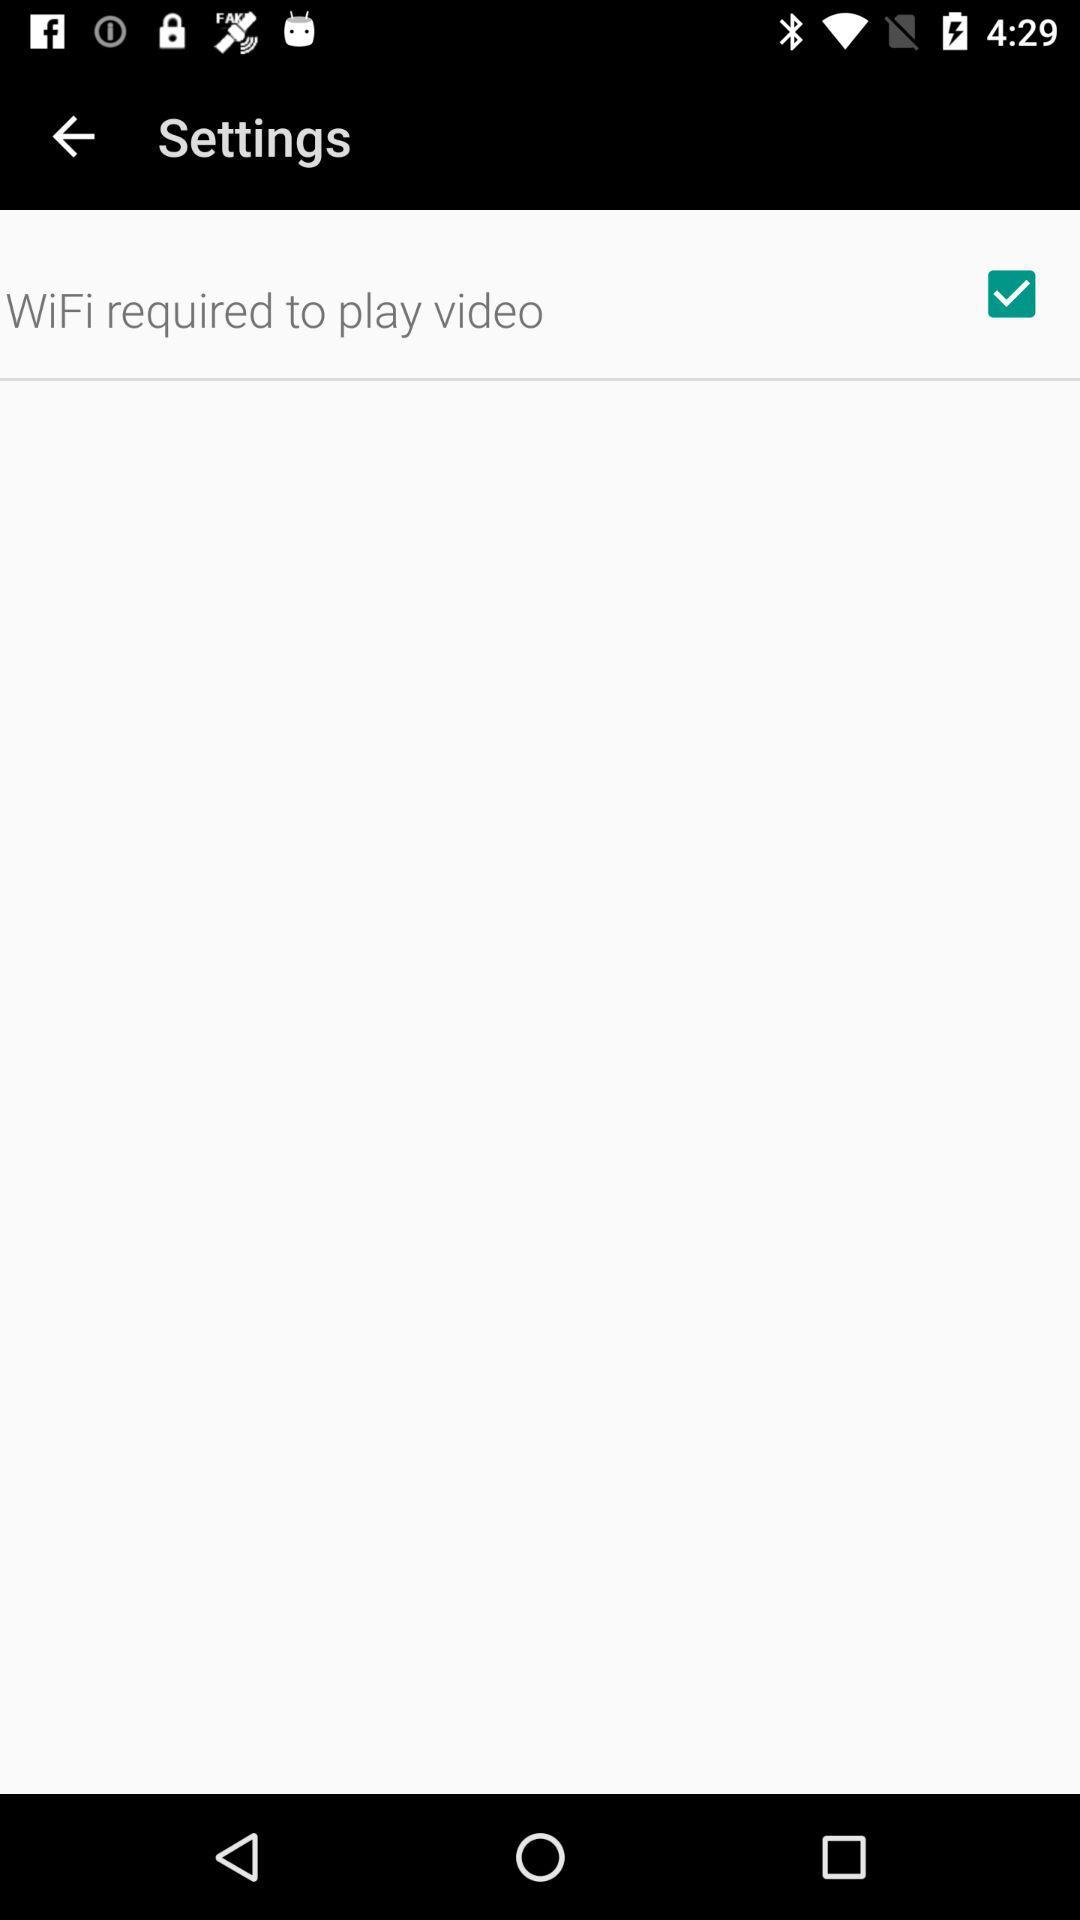  Describe the element at coordinates (72, 135) in the screenshot. I see `go back` at that location.